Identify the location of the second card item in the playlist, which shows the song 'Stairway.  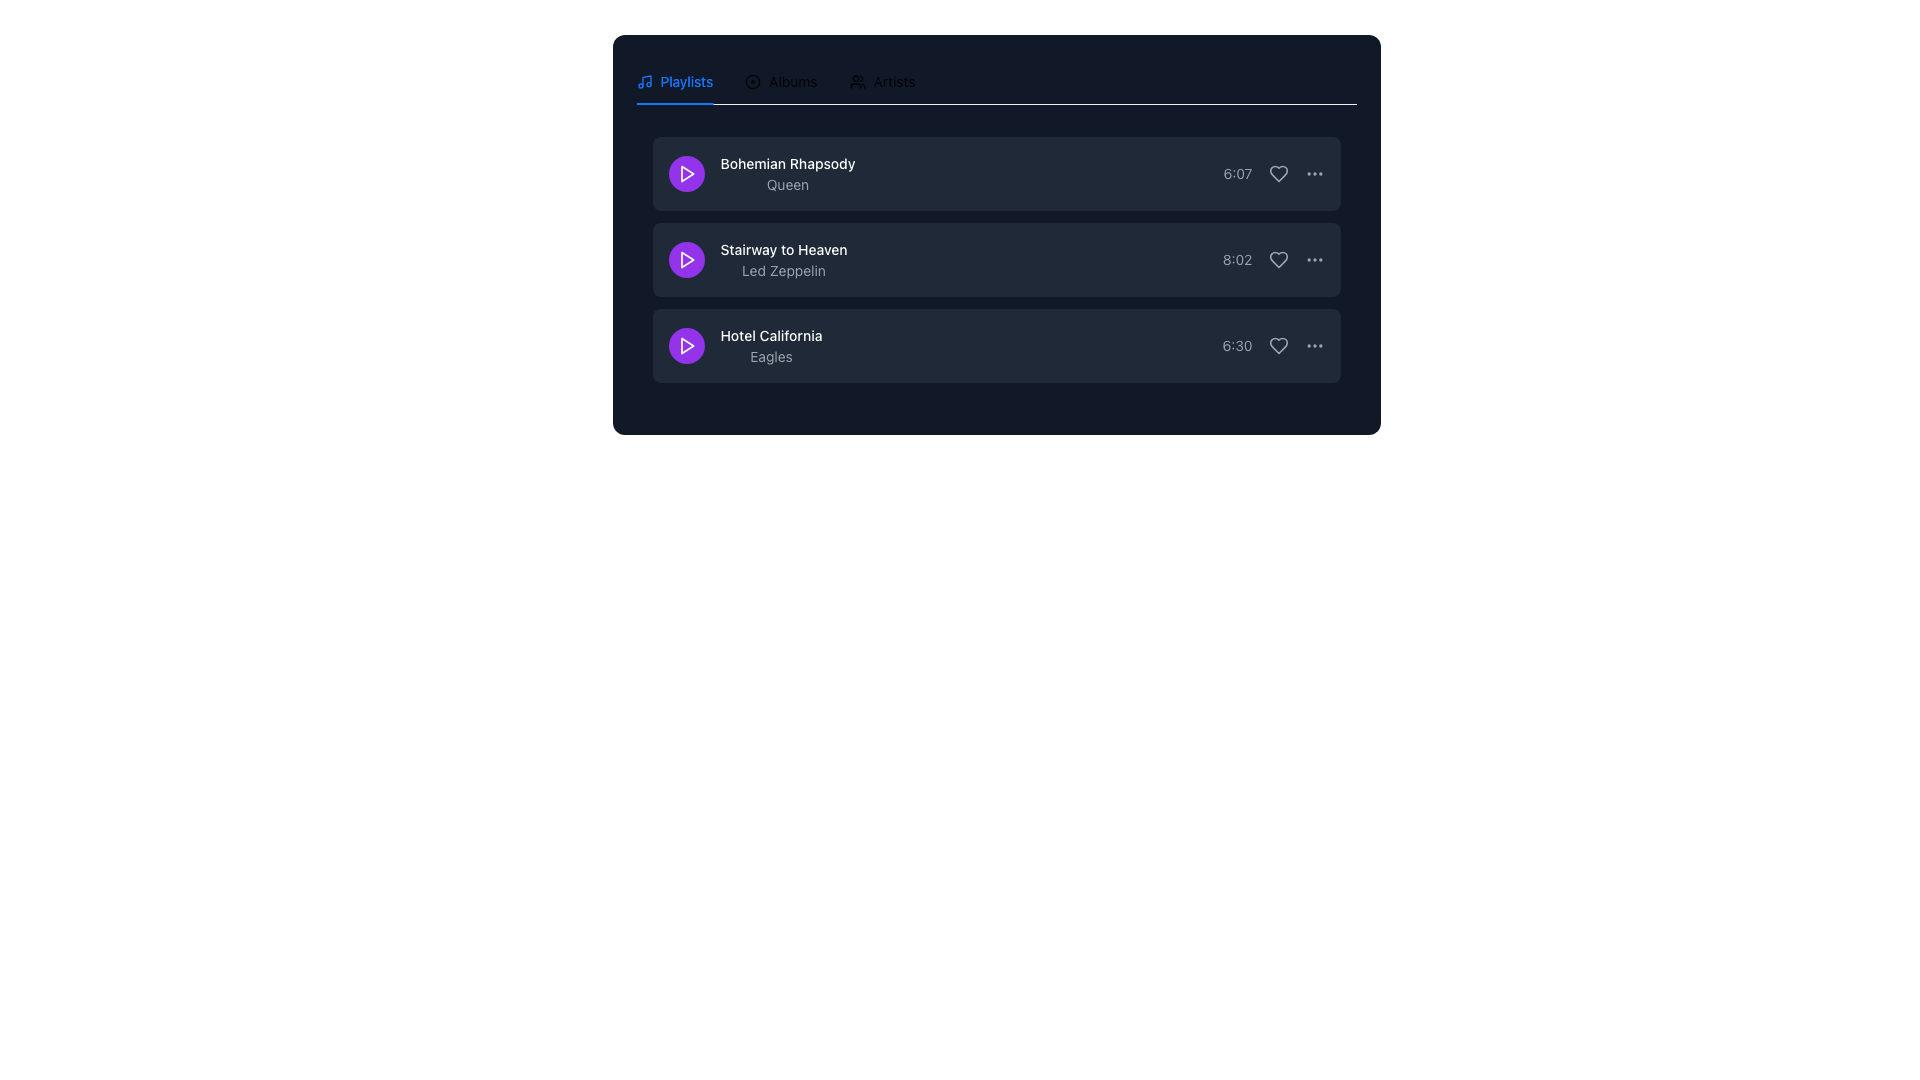
(996, 234).